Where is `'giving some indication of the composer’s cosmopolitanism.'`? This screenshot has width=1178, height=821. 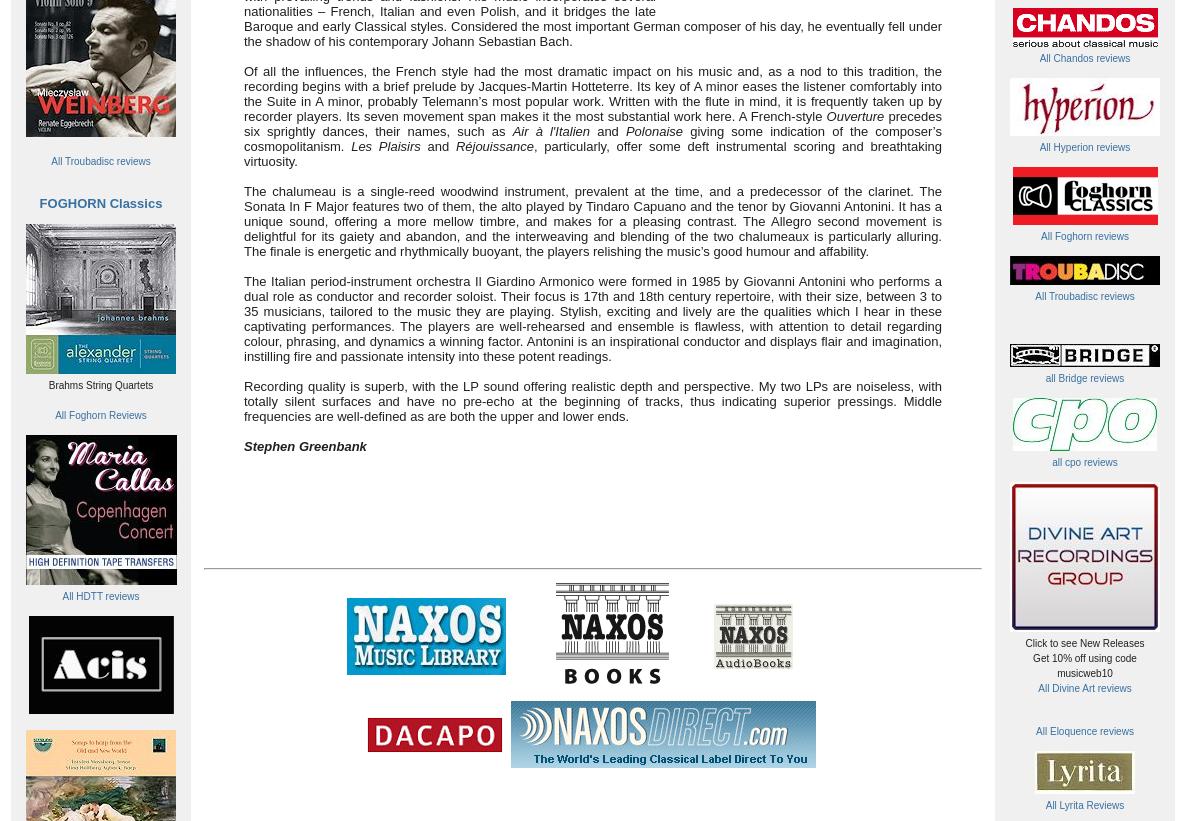 'giving some indication of the composer’s cosmopolitanism.' is located at coordinates (592, 138).